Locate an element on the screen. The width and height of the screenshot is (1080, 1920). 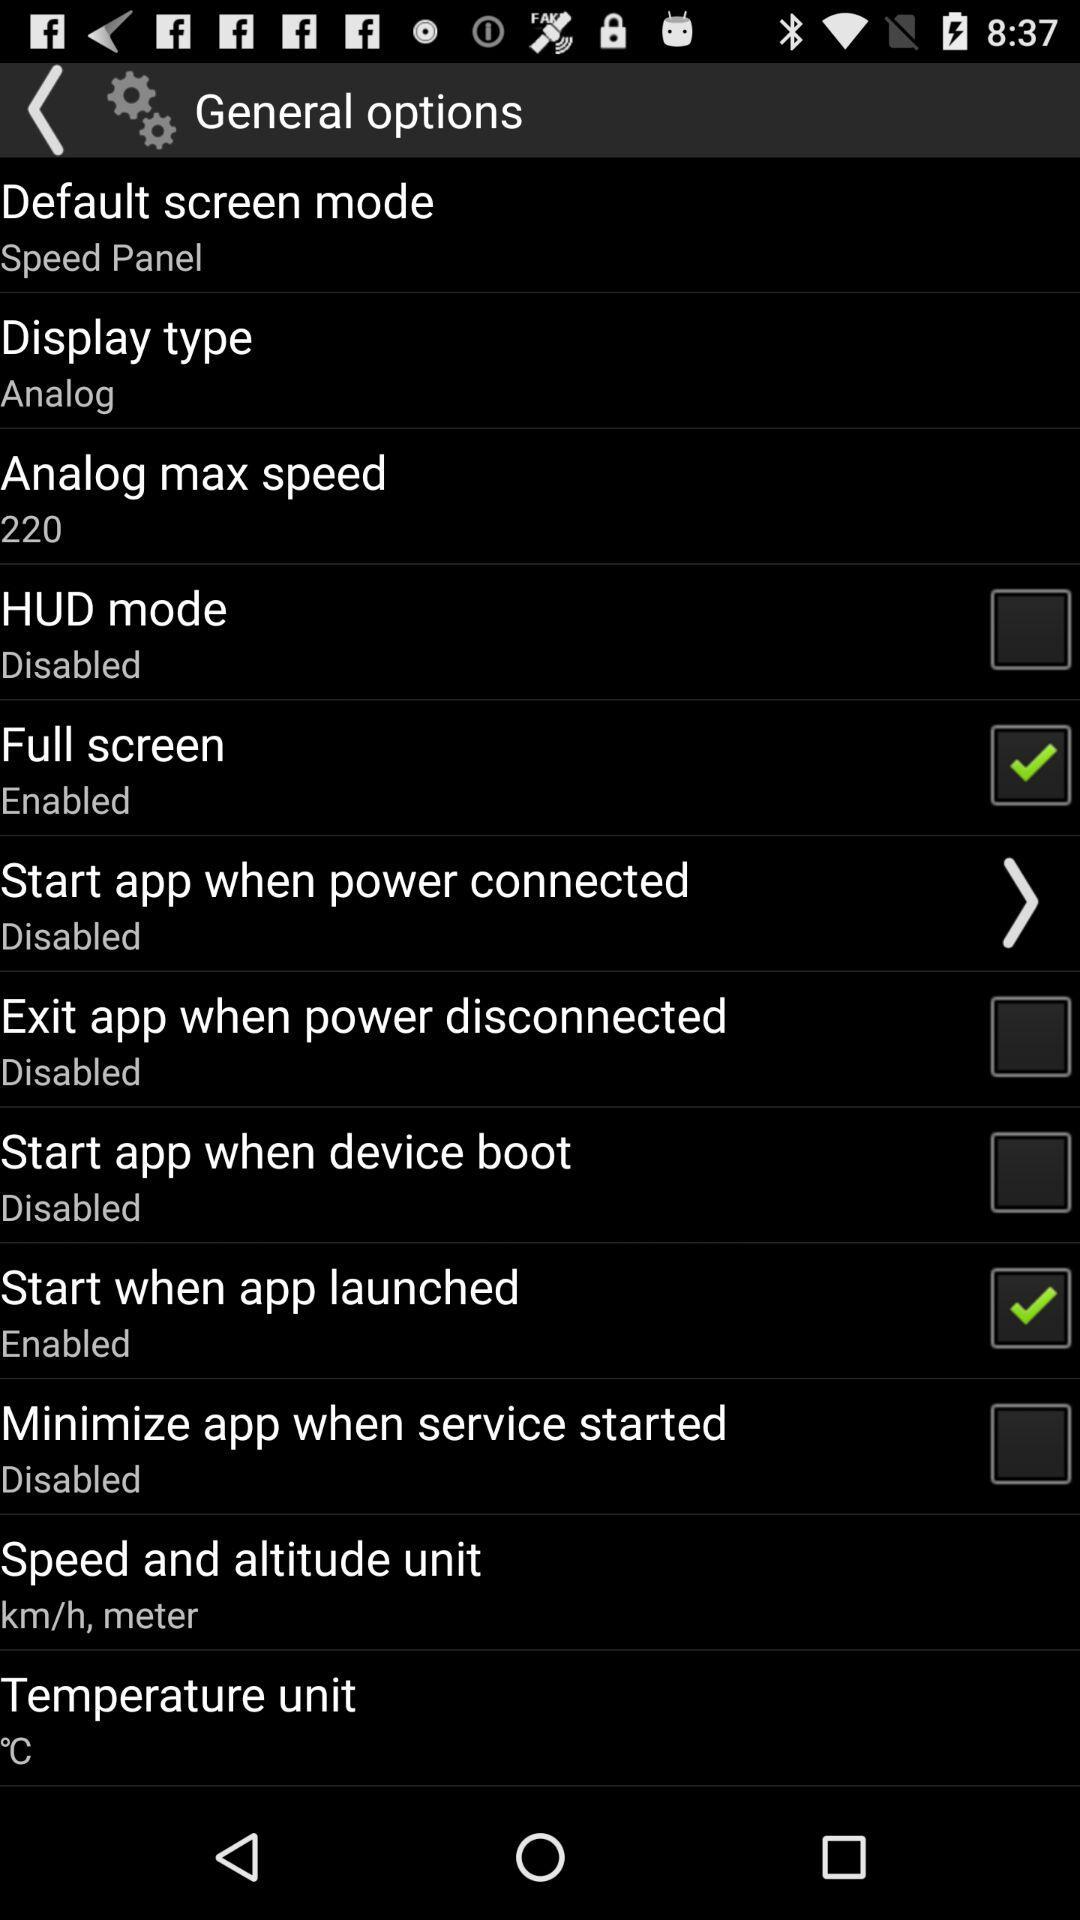
icon below the analog max speed app is located at coordinates (31, 528).